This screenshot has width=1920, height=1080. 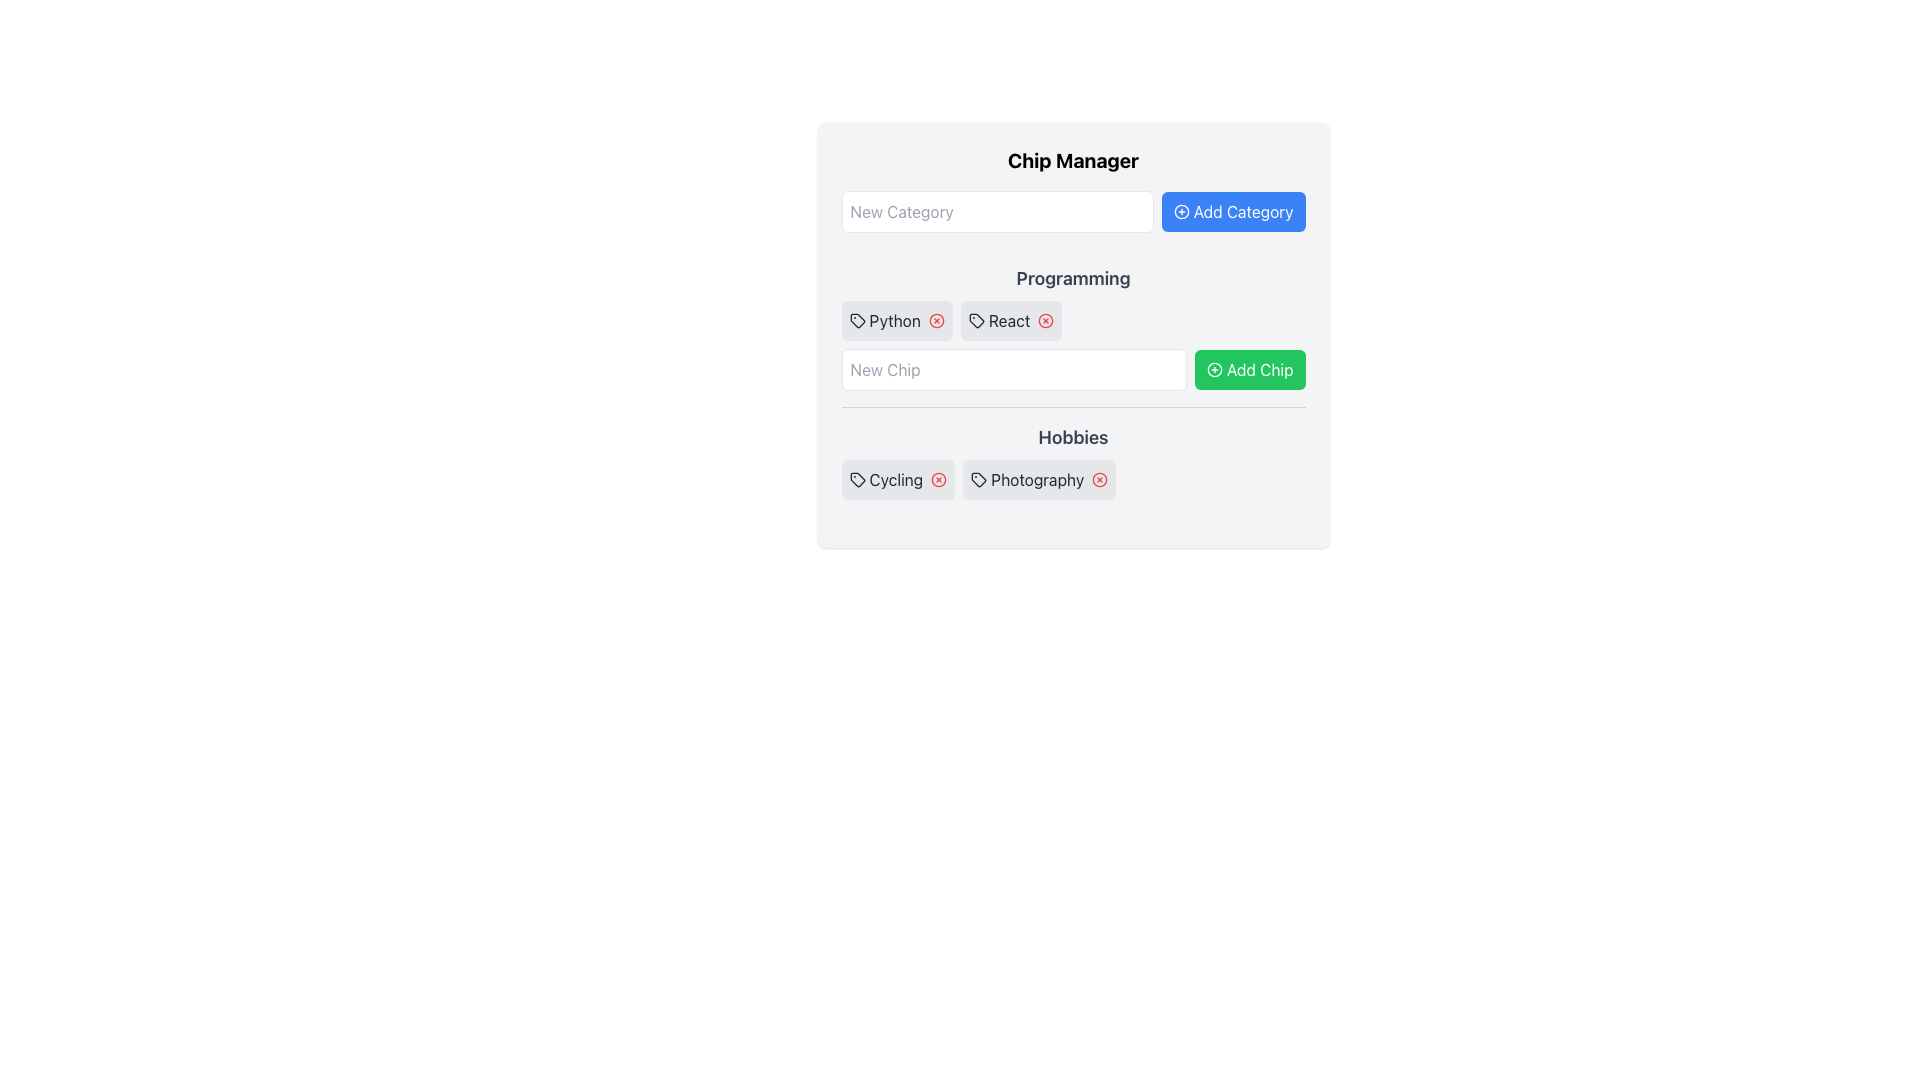 I want to click on the cross icon on the 'Cycling' tag, so click(x=896, y=479).